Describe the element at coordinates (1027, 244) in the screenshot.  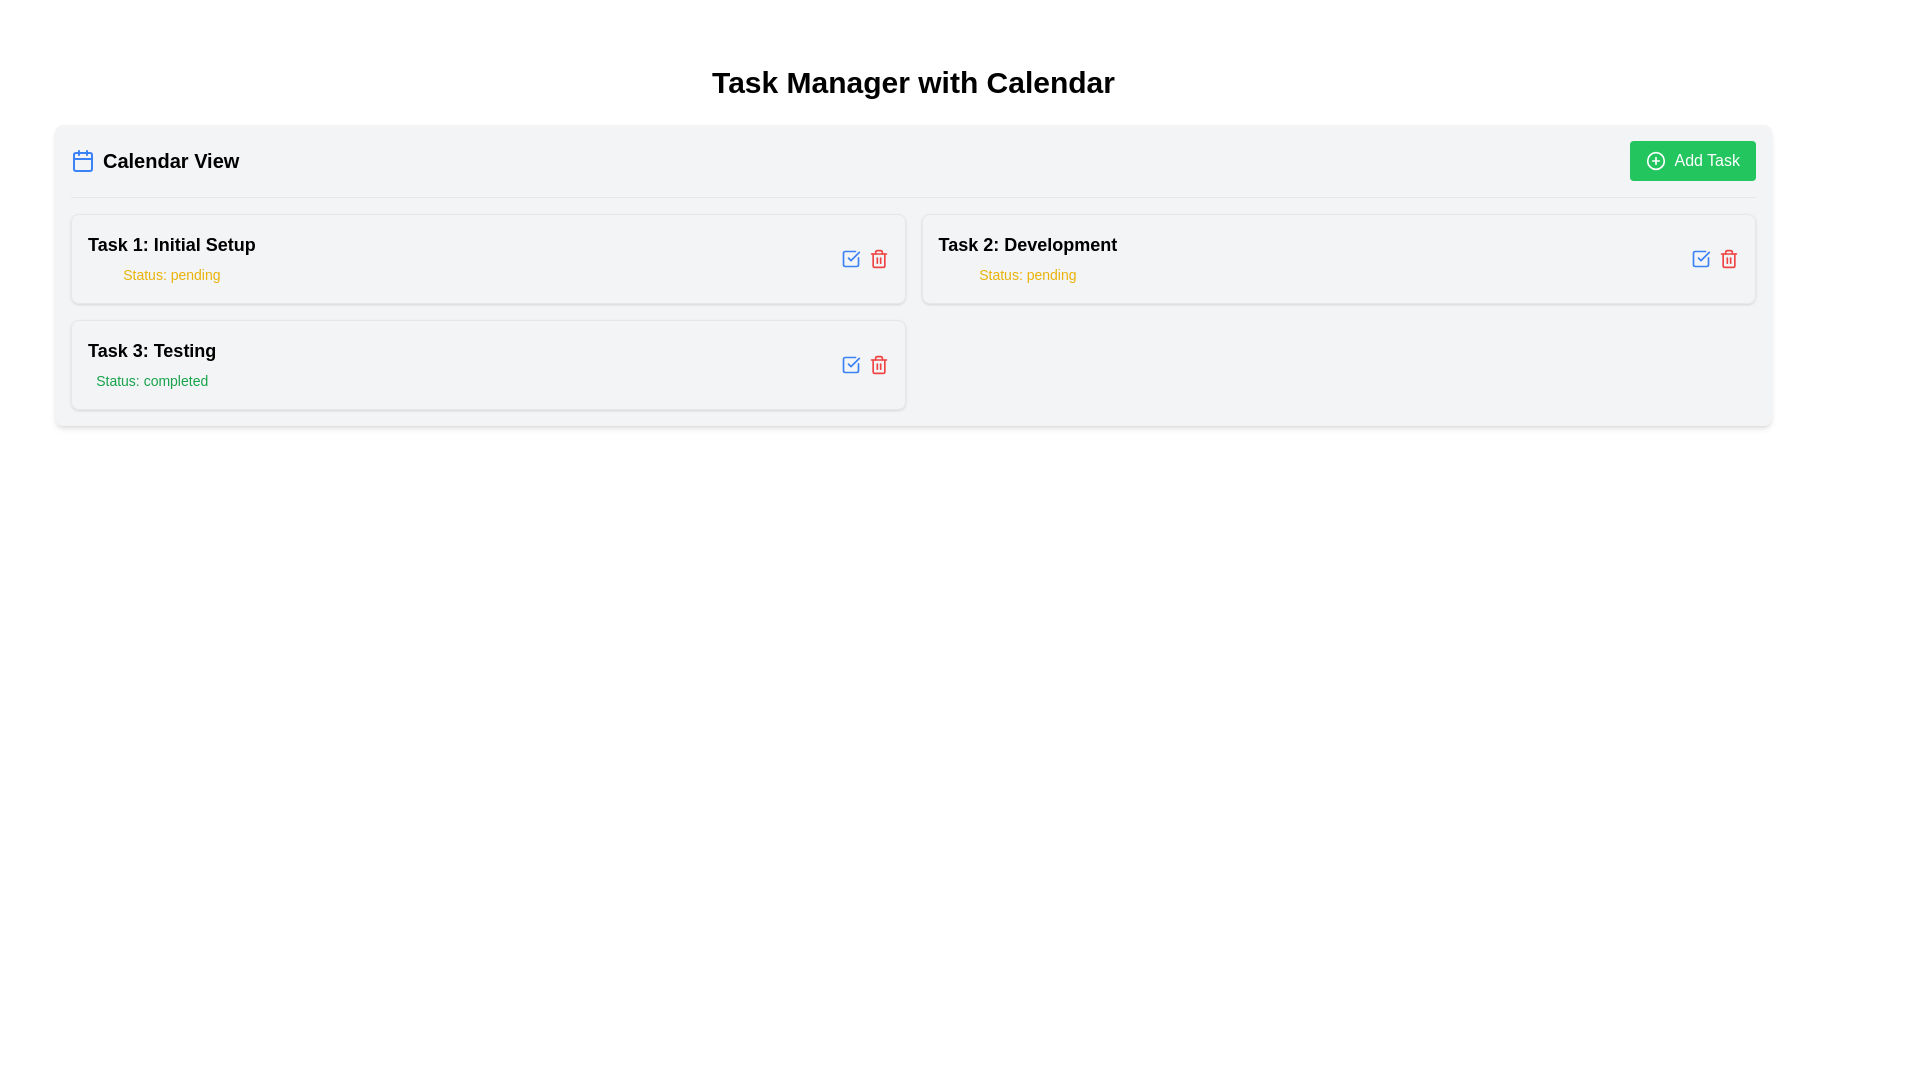
I see `the static text label that serves as the title for 'Task 2: Development', which is positioned in the upper-right section of the user interface` at that location.